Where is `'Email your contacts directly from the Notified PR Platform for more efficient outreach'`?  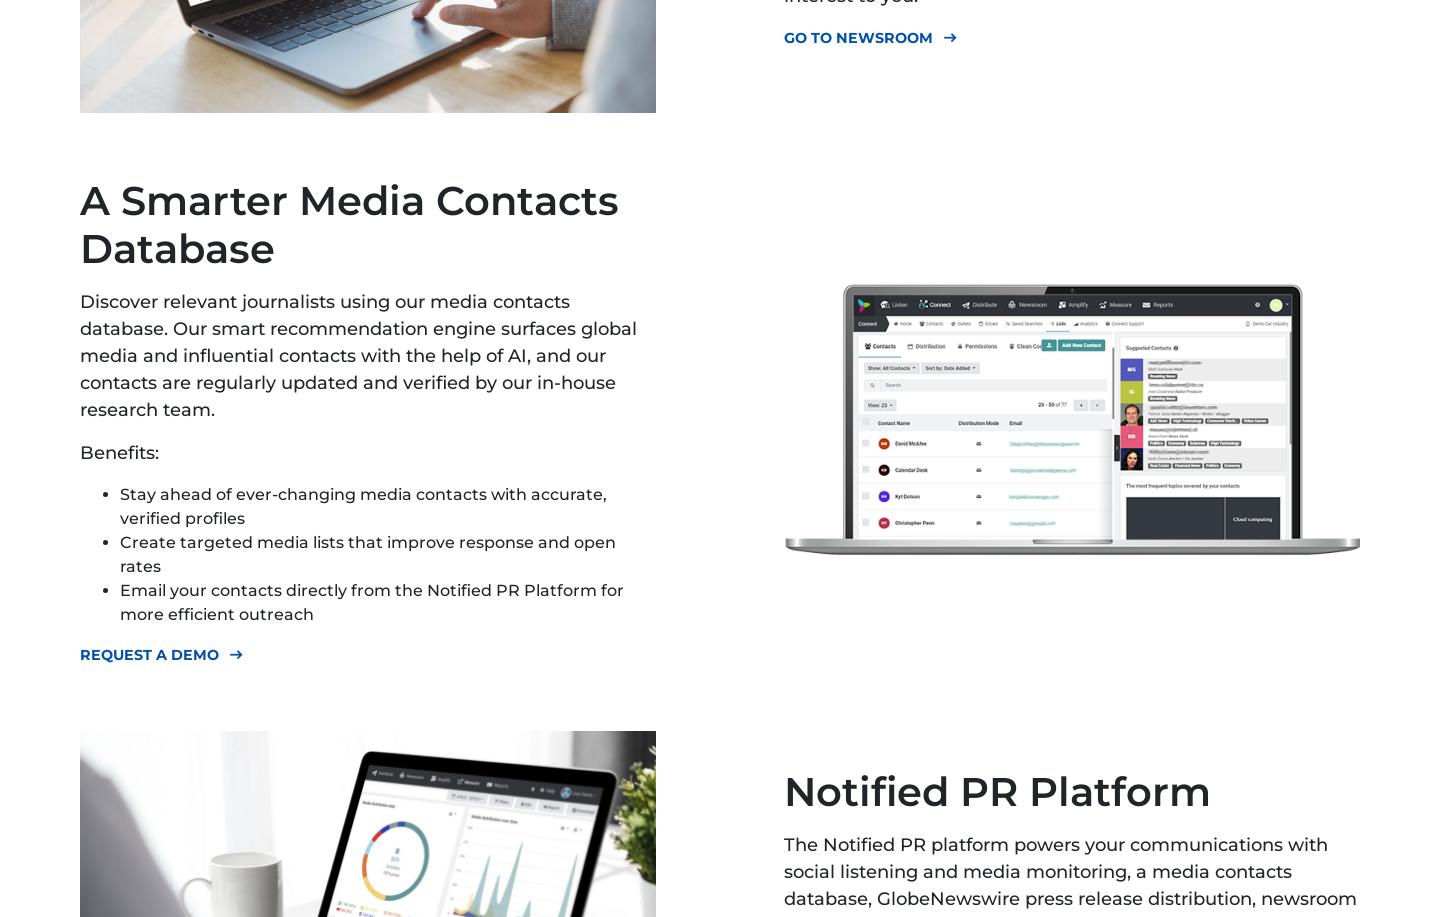
'Email your contacts directly from the Notified PR Platform for more efficient outreach' is located at coordinates (370, 601).